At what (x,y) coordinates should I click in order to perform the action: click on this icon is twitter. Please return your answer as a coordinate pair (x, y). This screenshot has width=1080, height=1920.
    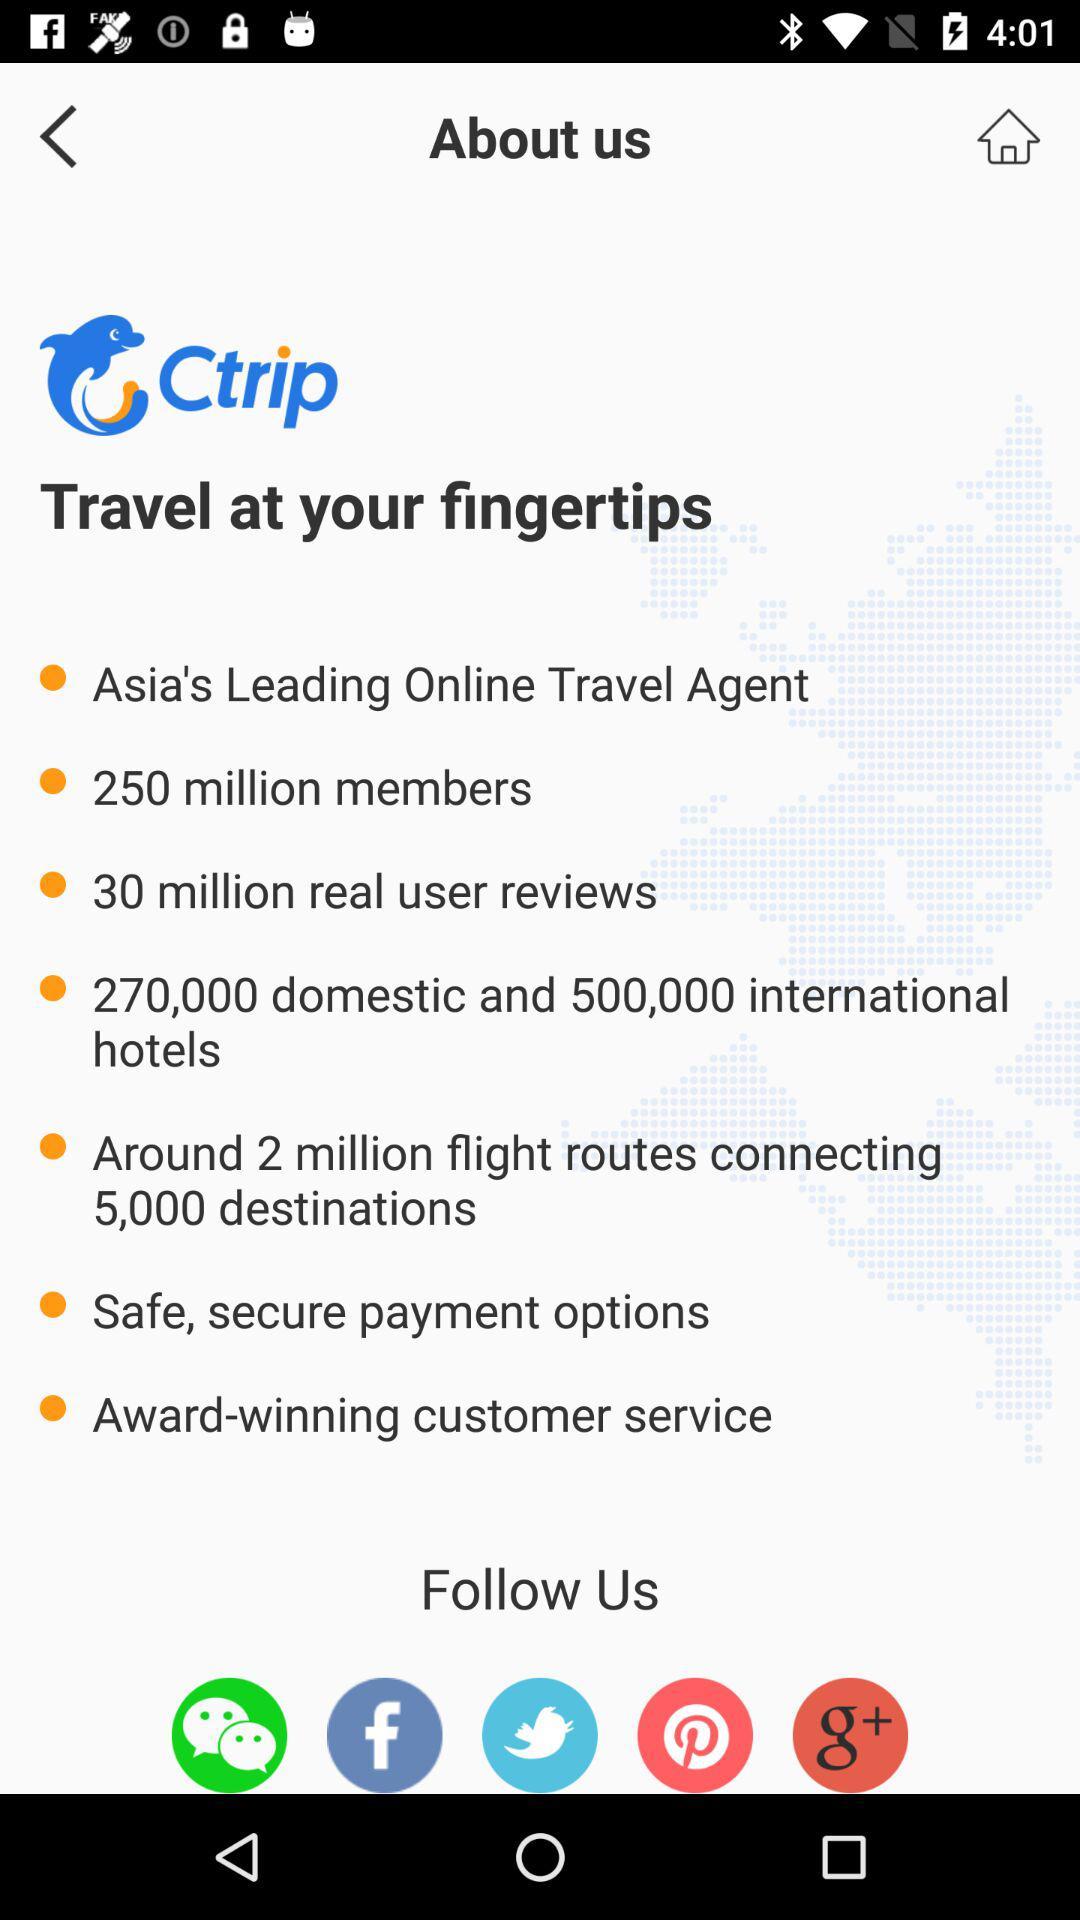
    Looking at the image, I should click on (540, 1734).